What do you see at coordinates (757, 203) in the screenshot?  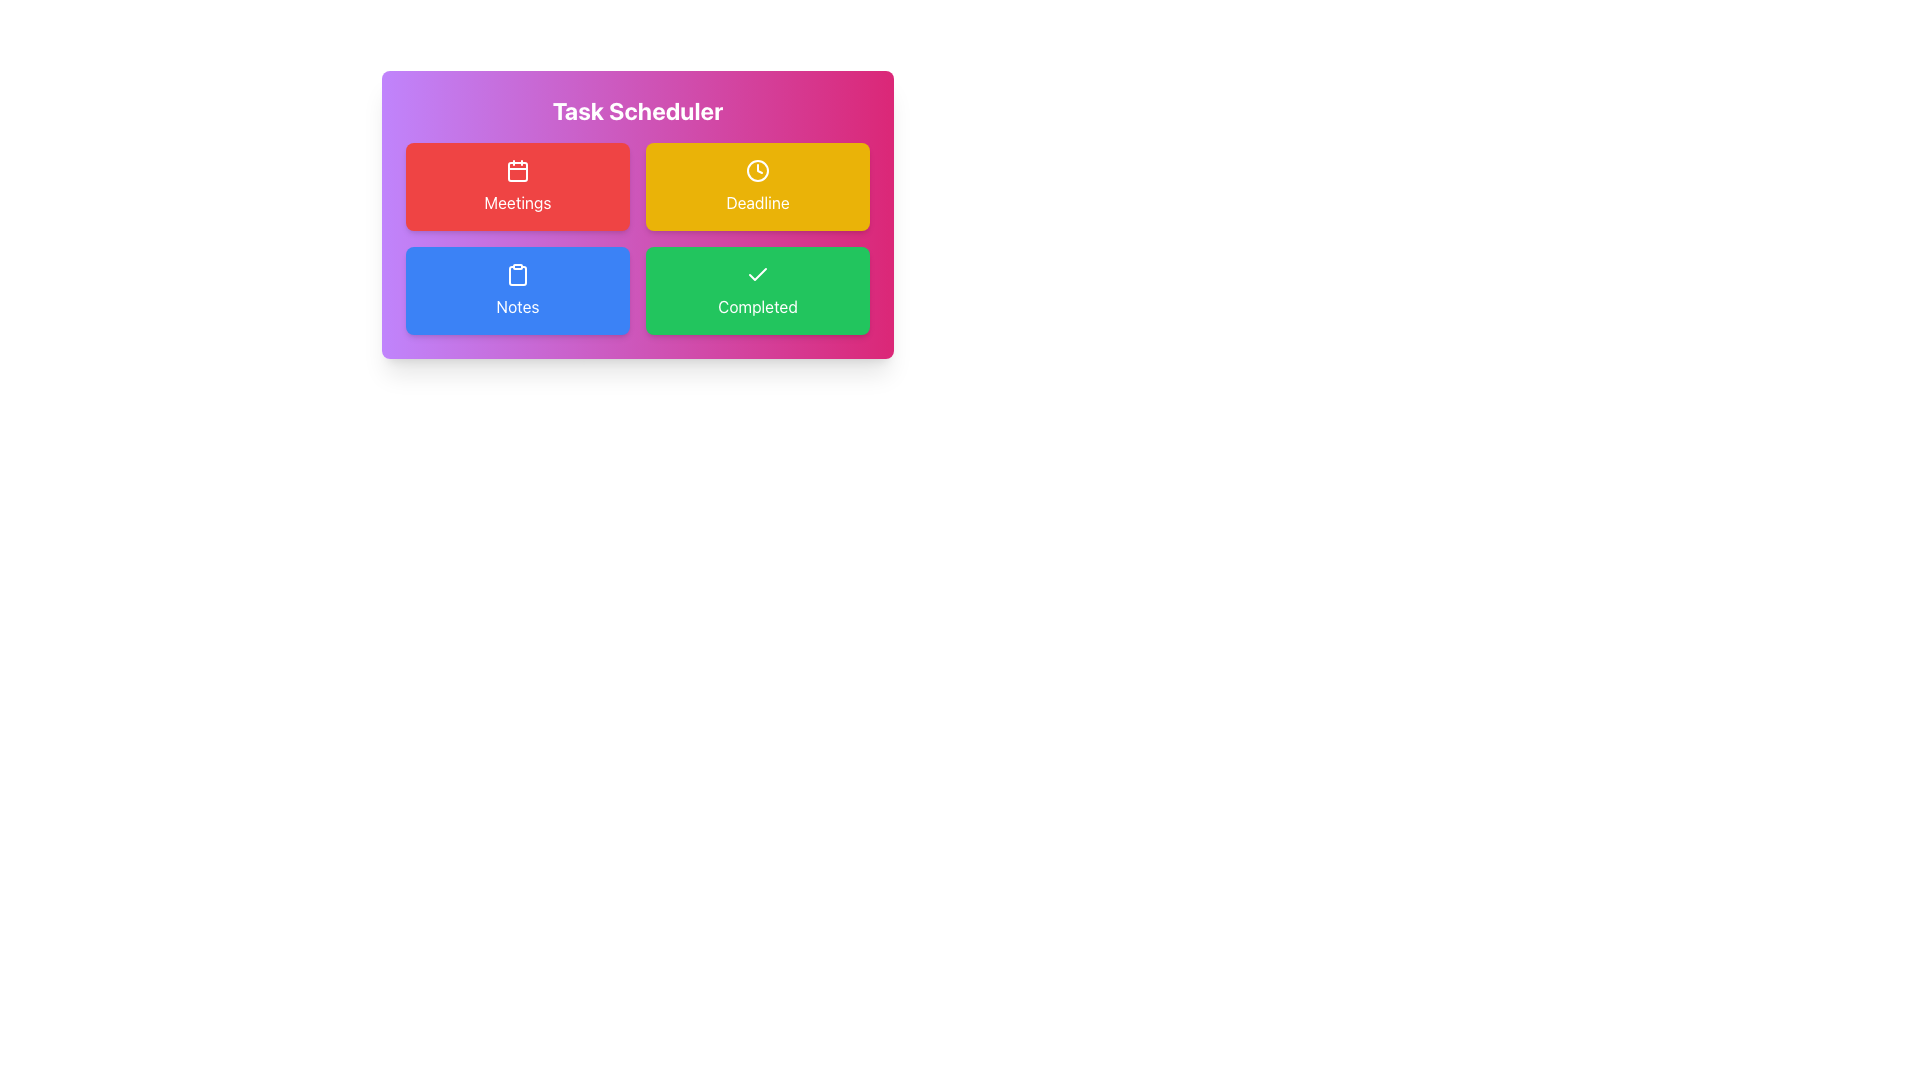 I see `text label located at the bottom center of the yellow button in the top-right of the interface, which indicates tasks related to deadlines` at bounding box center [757, 203].